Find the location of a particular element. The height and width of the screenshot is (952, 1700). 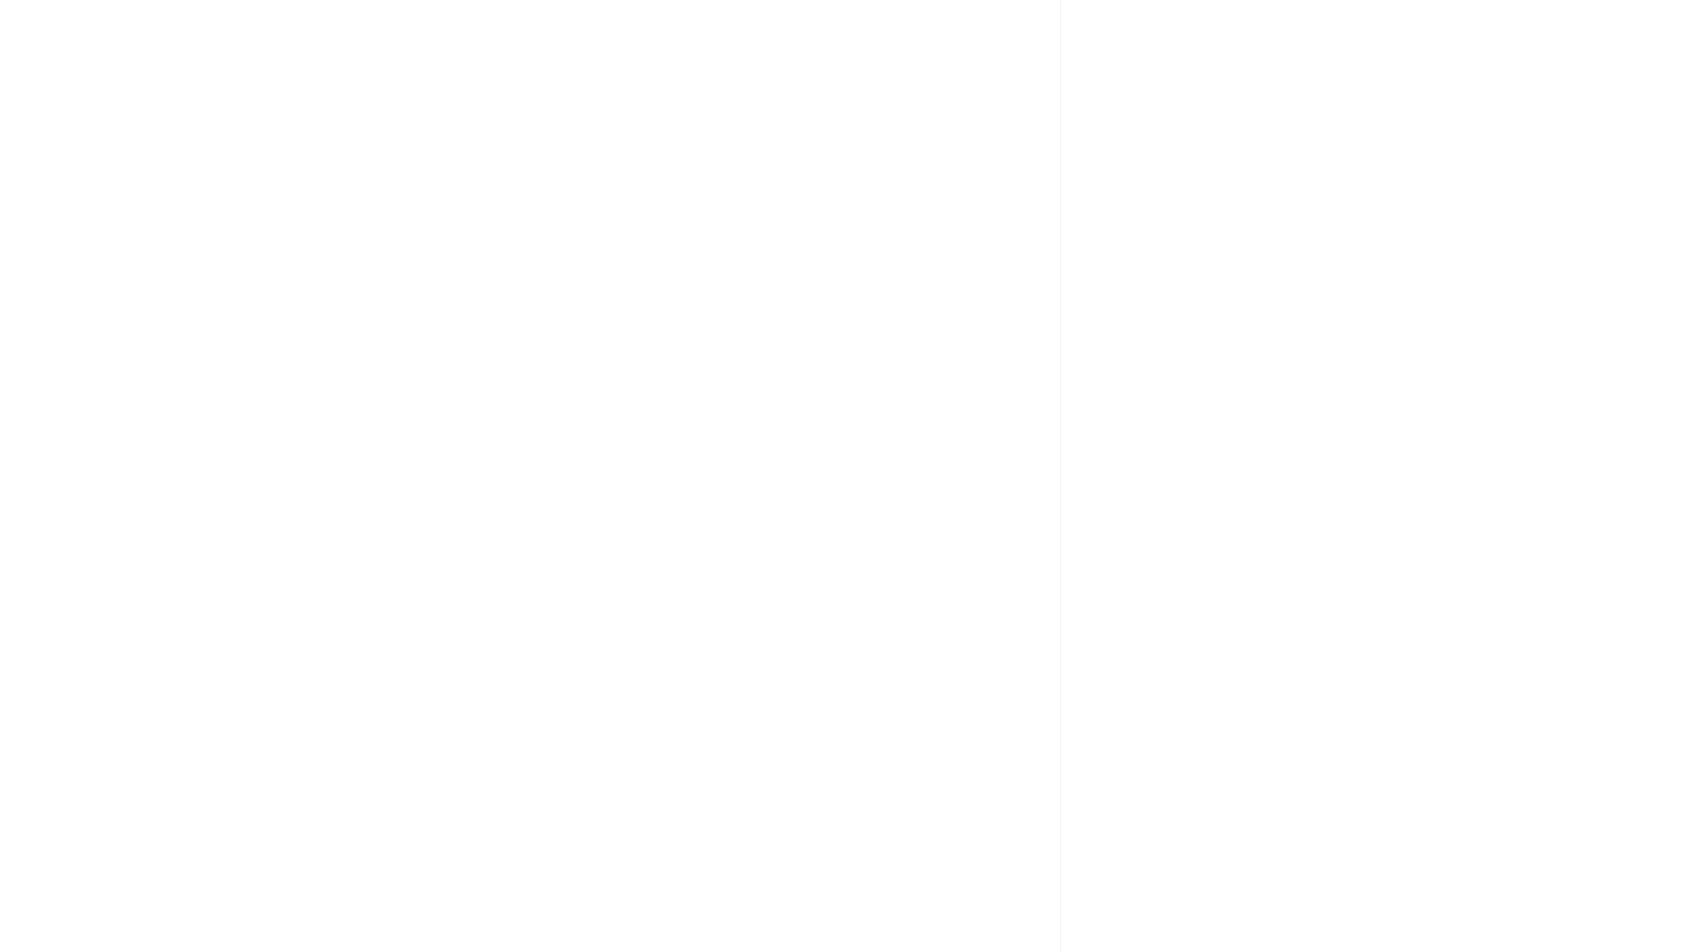

'© 2017 ASHADEEP. All right reserved' is located at coordinates (933, 486).